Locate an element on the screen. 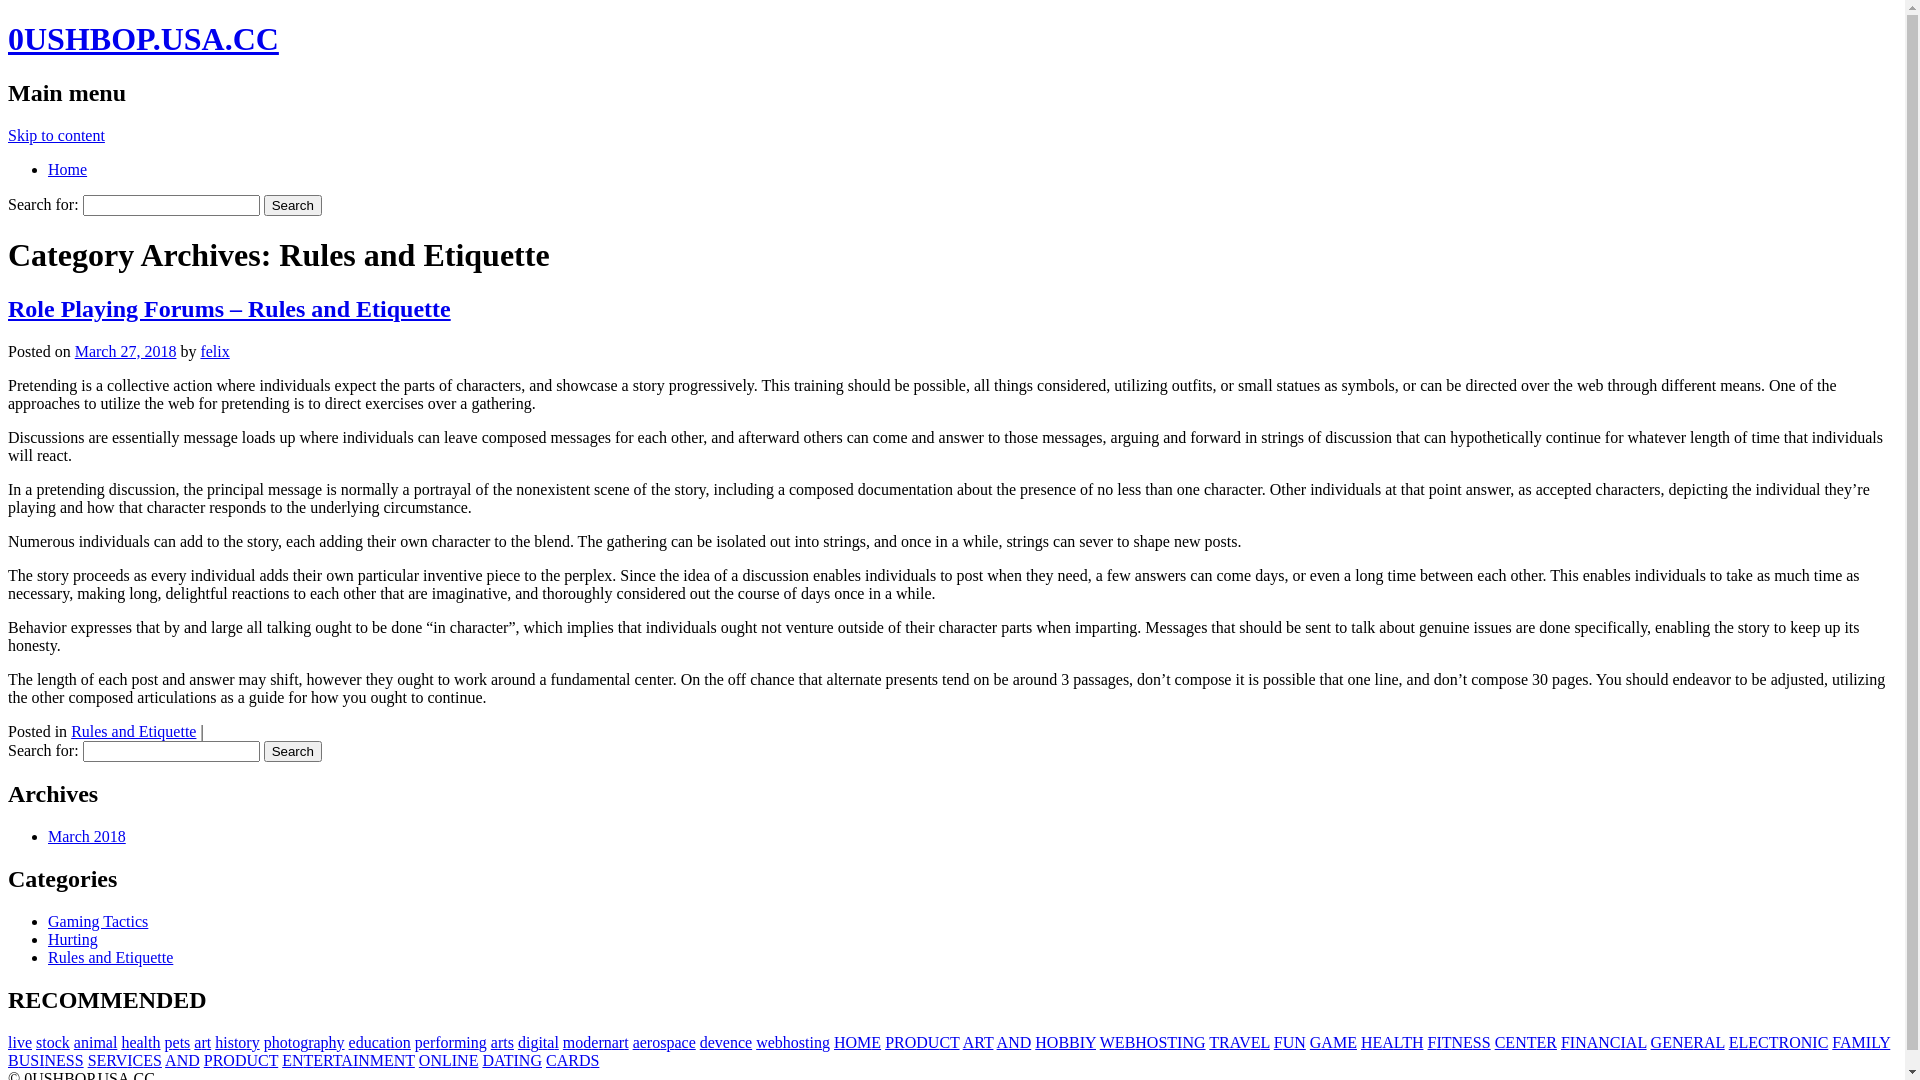 The height and width of the screenshot is (1080, 1920). 'Y' is located at coordinates (1877, 1041).